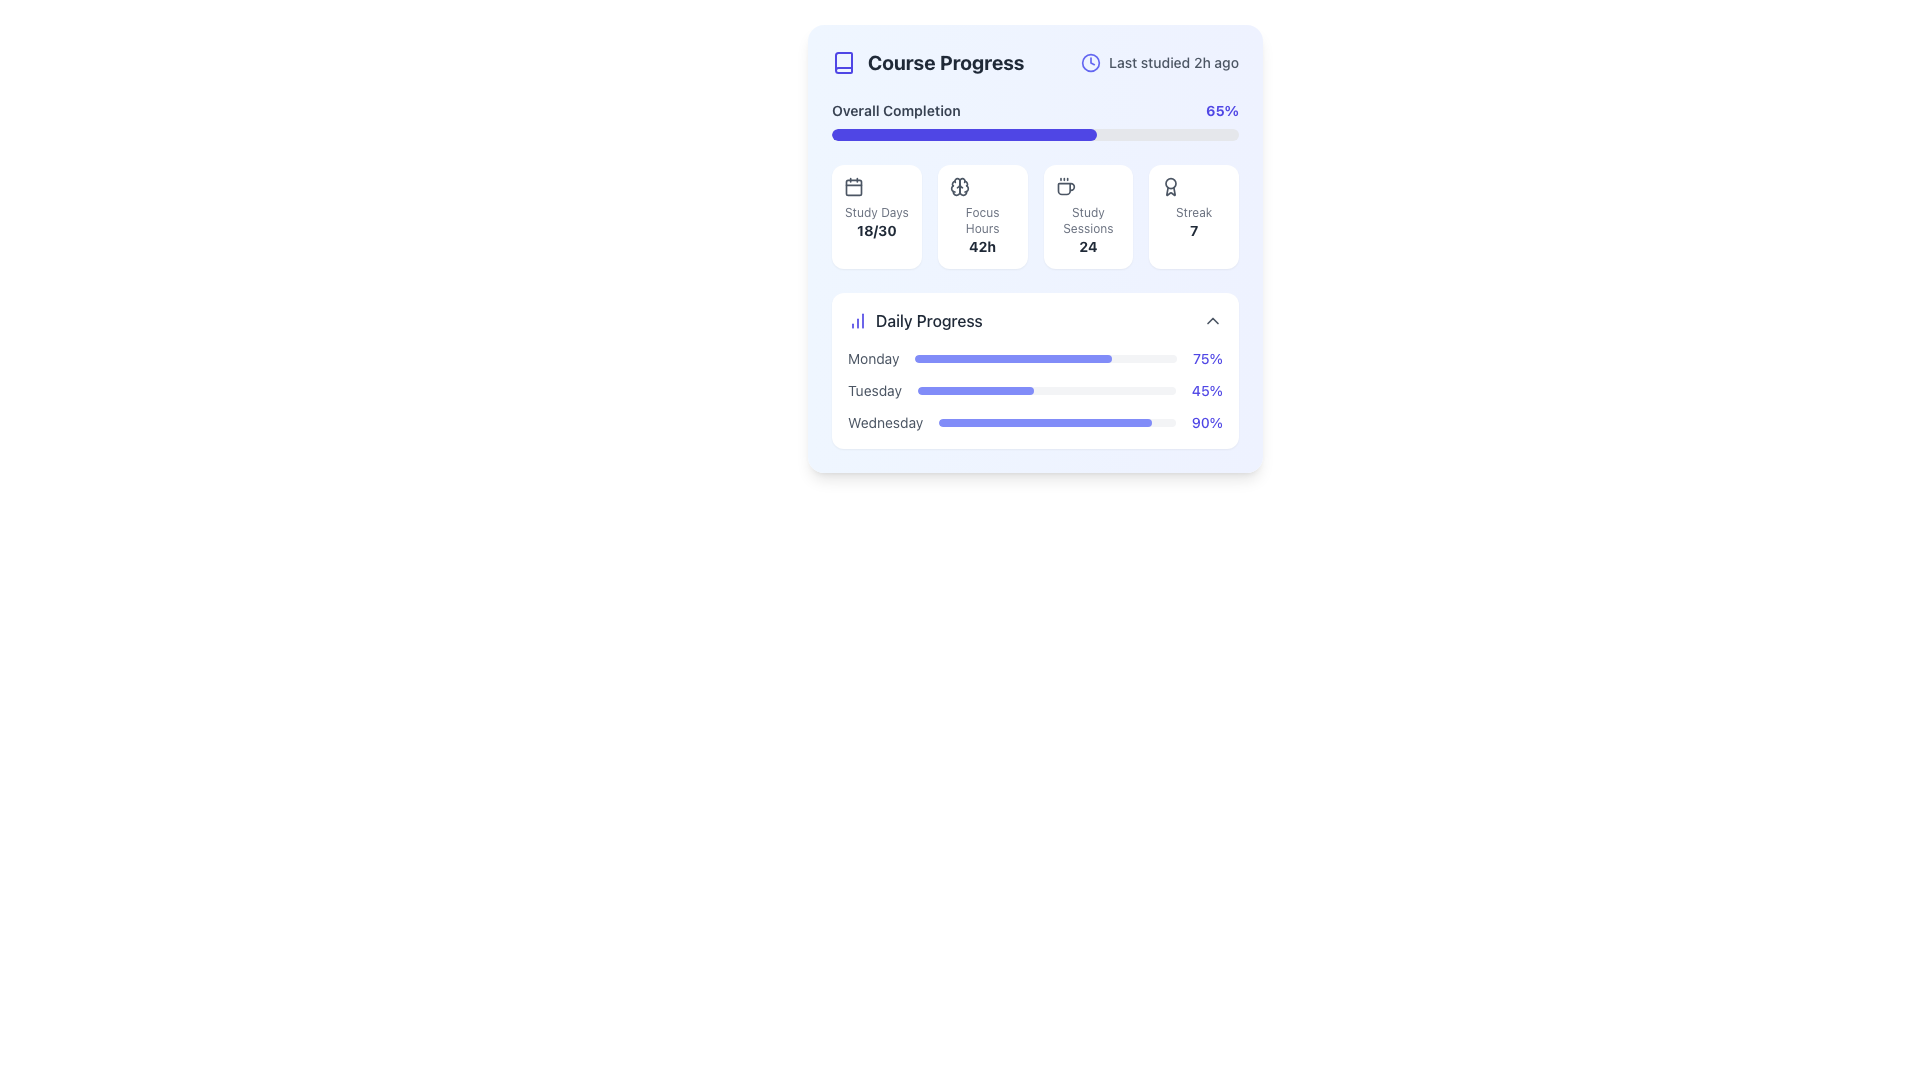 The height and width of the screenshot is (1080, 1920). What do you see at coordinates (884, 422) in the screenshot?
I see `the text label displaying 'Wednesday' in gray color, located in the 'Daily Progress' section, to the far left of the progress bar group` at bounding box center [884, 422].